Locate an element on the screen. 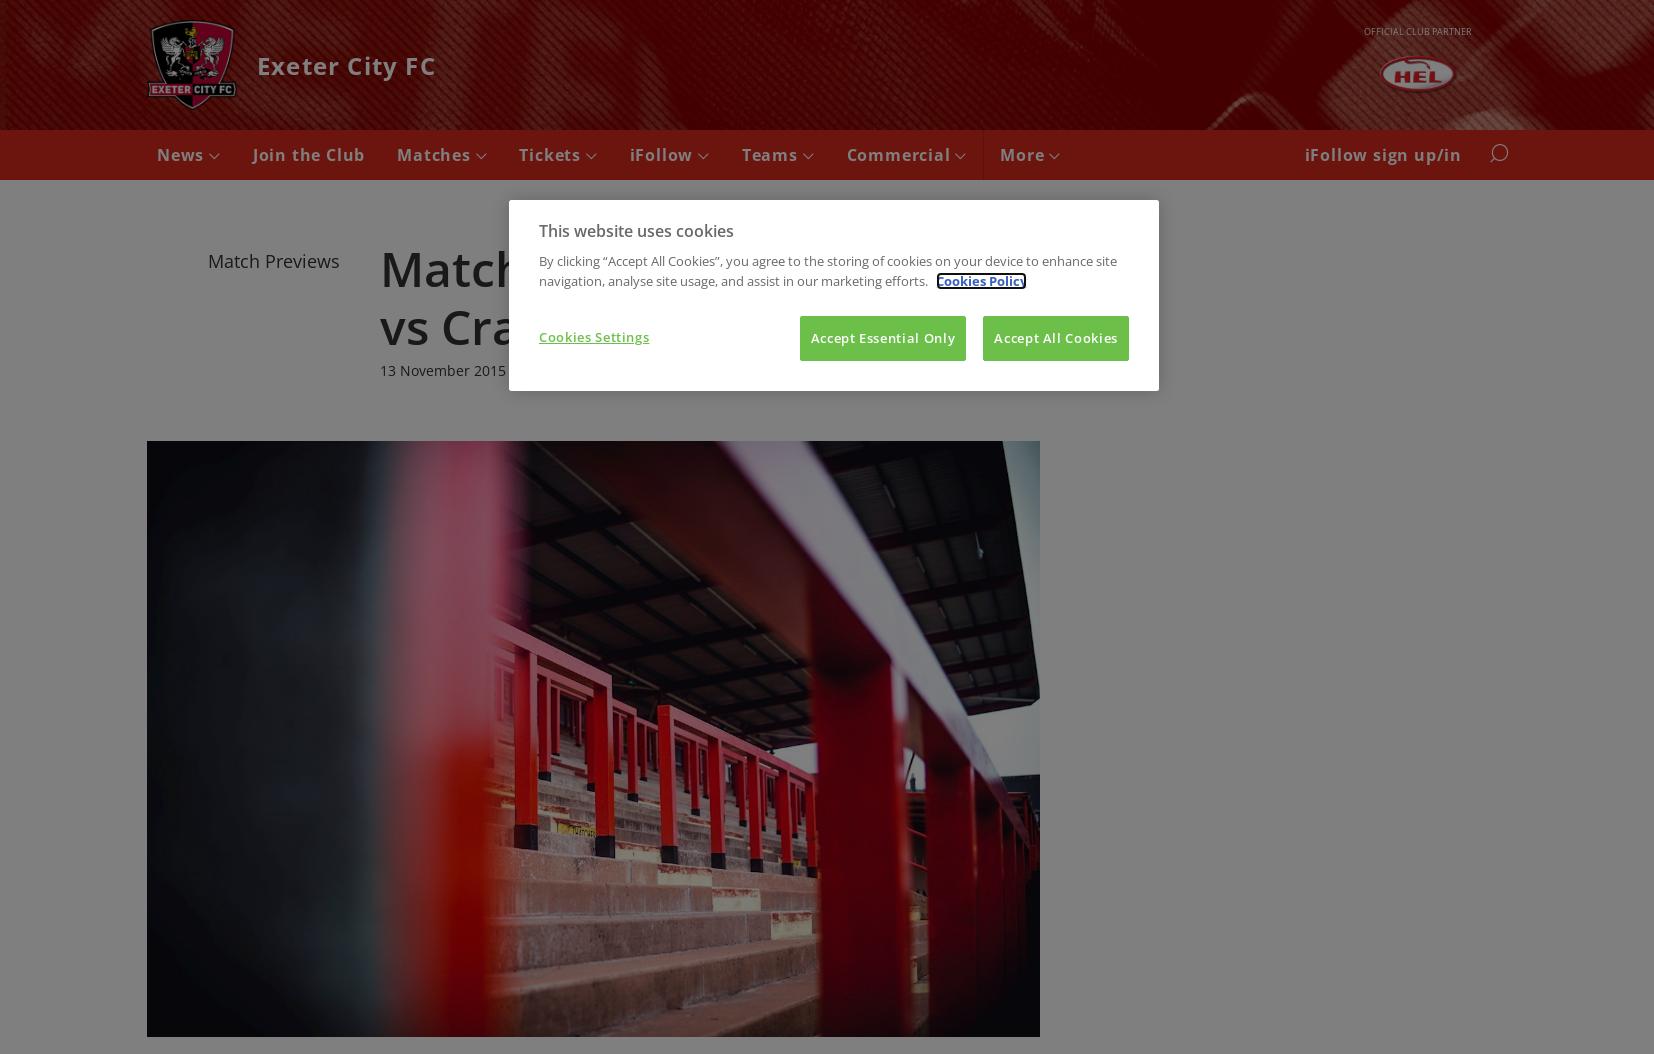 The image size is (1654, 1054). '13 November 2015' is located at coordinates (442, 369).